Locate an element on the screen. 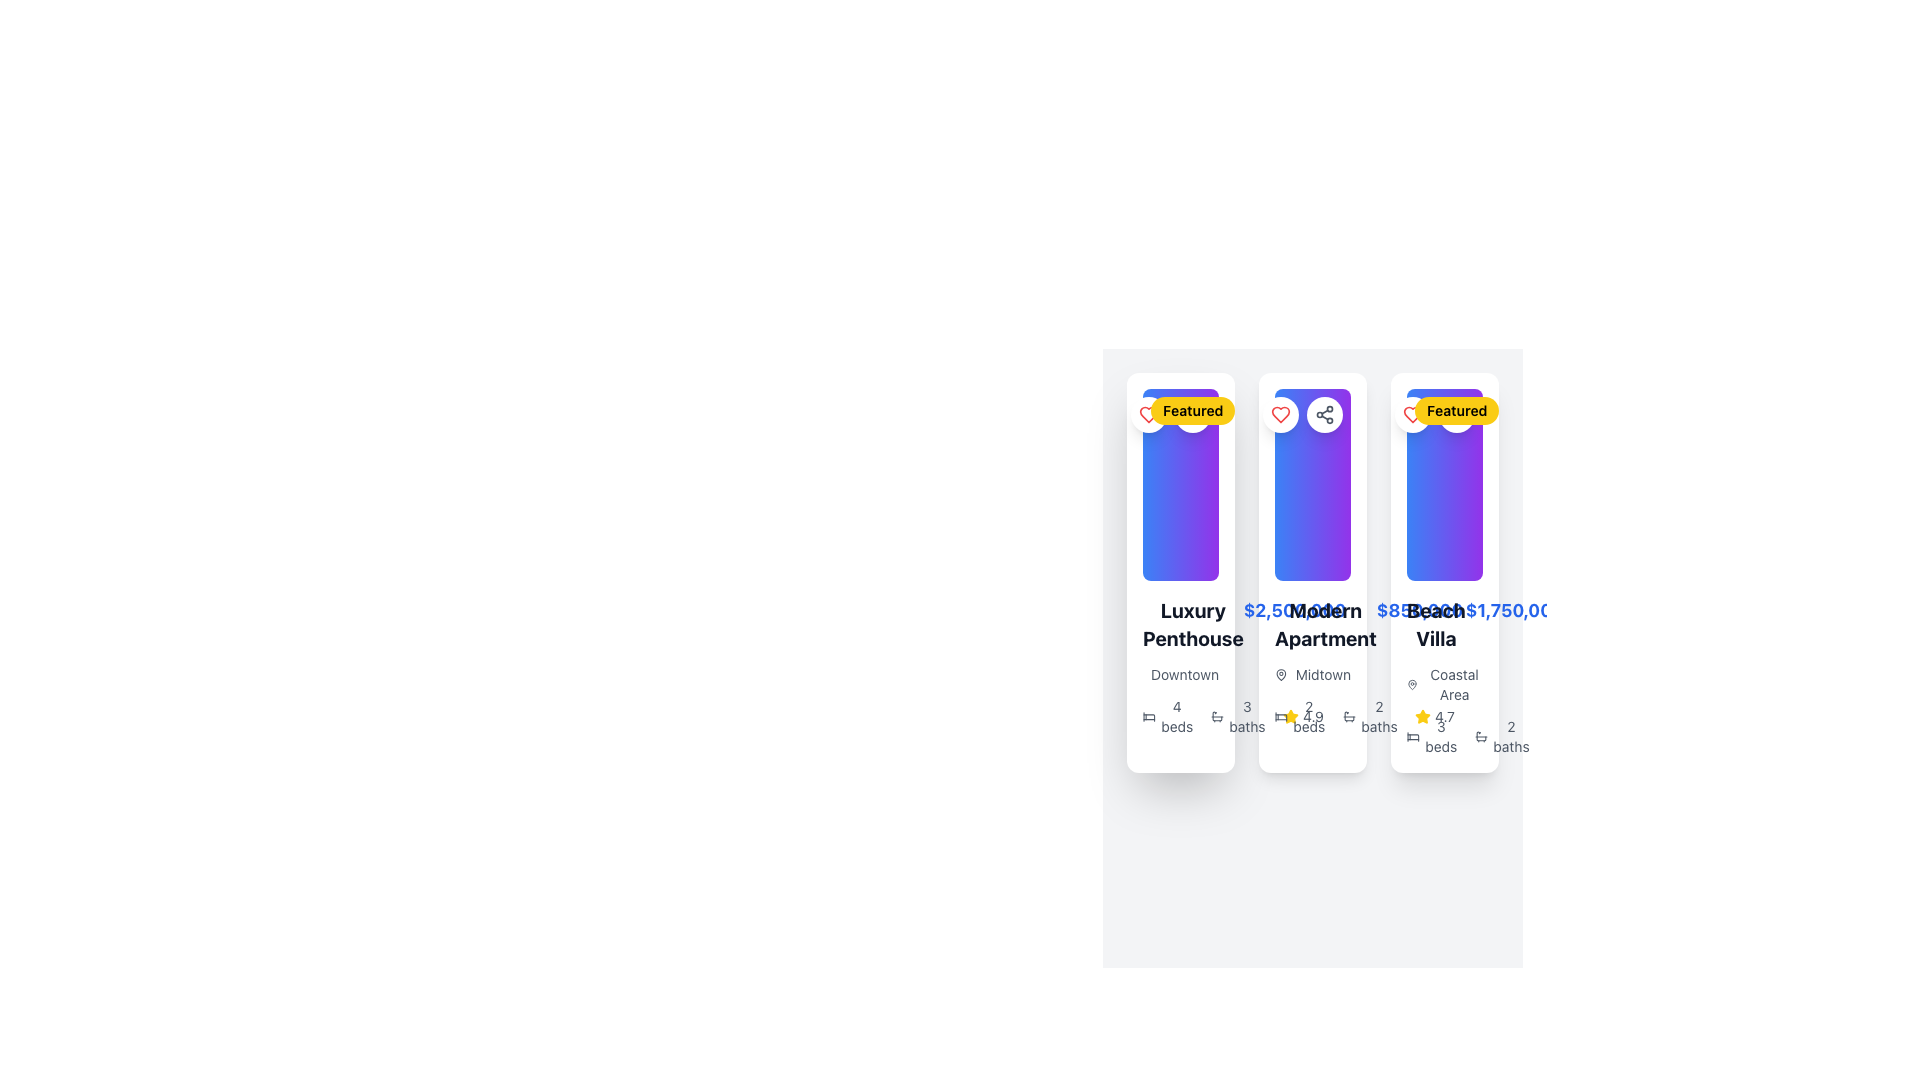 This screenshot has height=1080, width=1920. text '2 beds' located in the lower center portion of the second property listing card, positioned below the location information and next to a bed icon is located at coordinates (1309, 716).